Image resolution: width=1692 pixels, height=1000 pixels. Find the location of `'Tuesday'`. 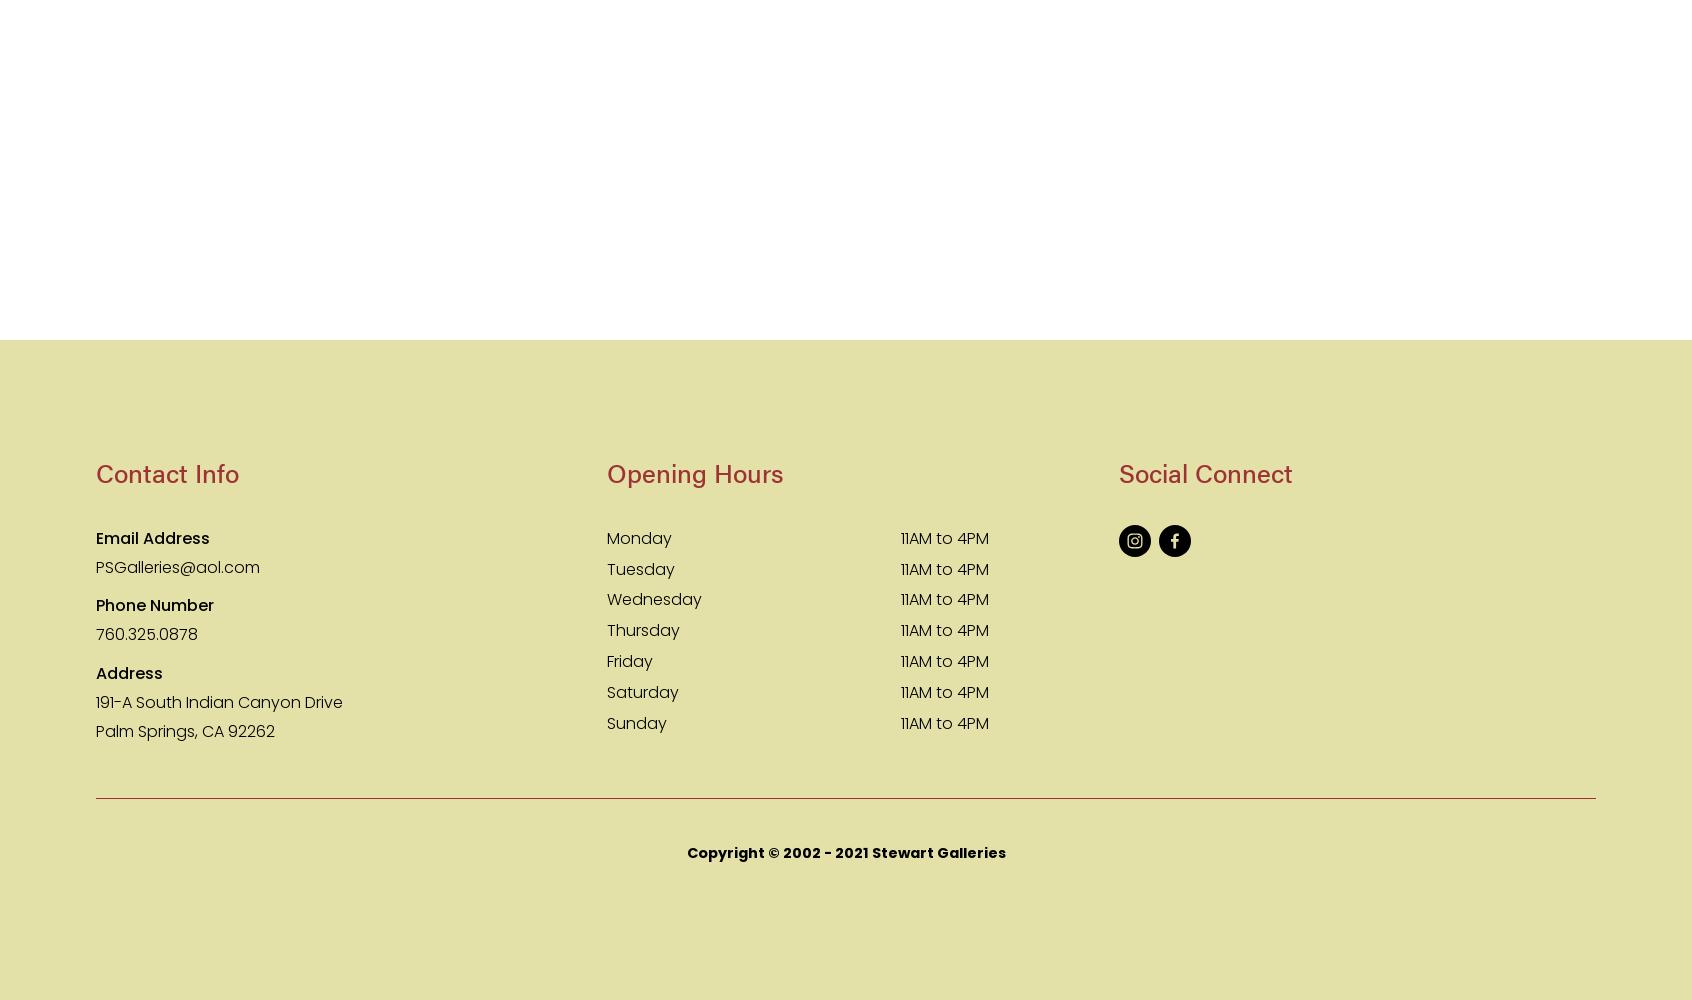

'Tuesday' is located at coordinates (640, 567).